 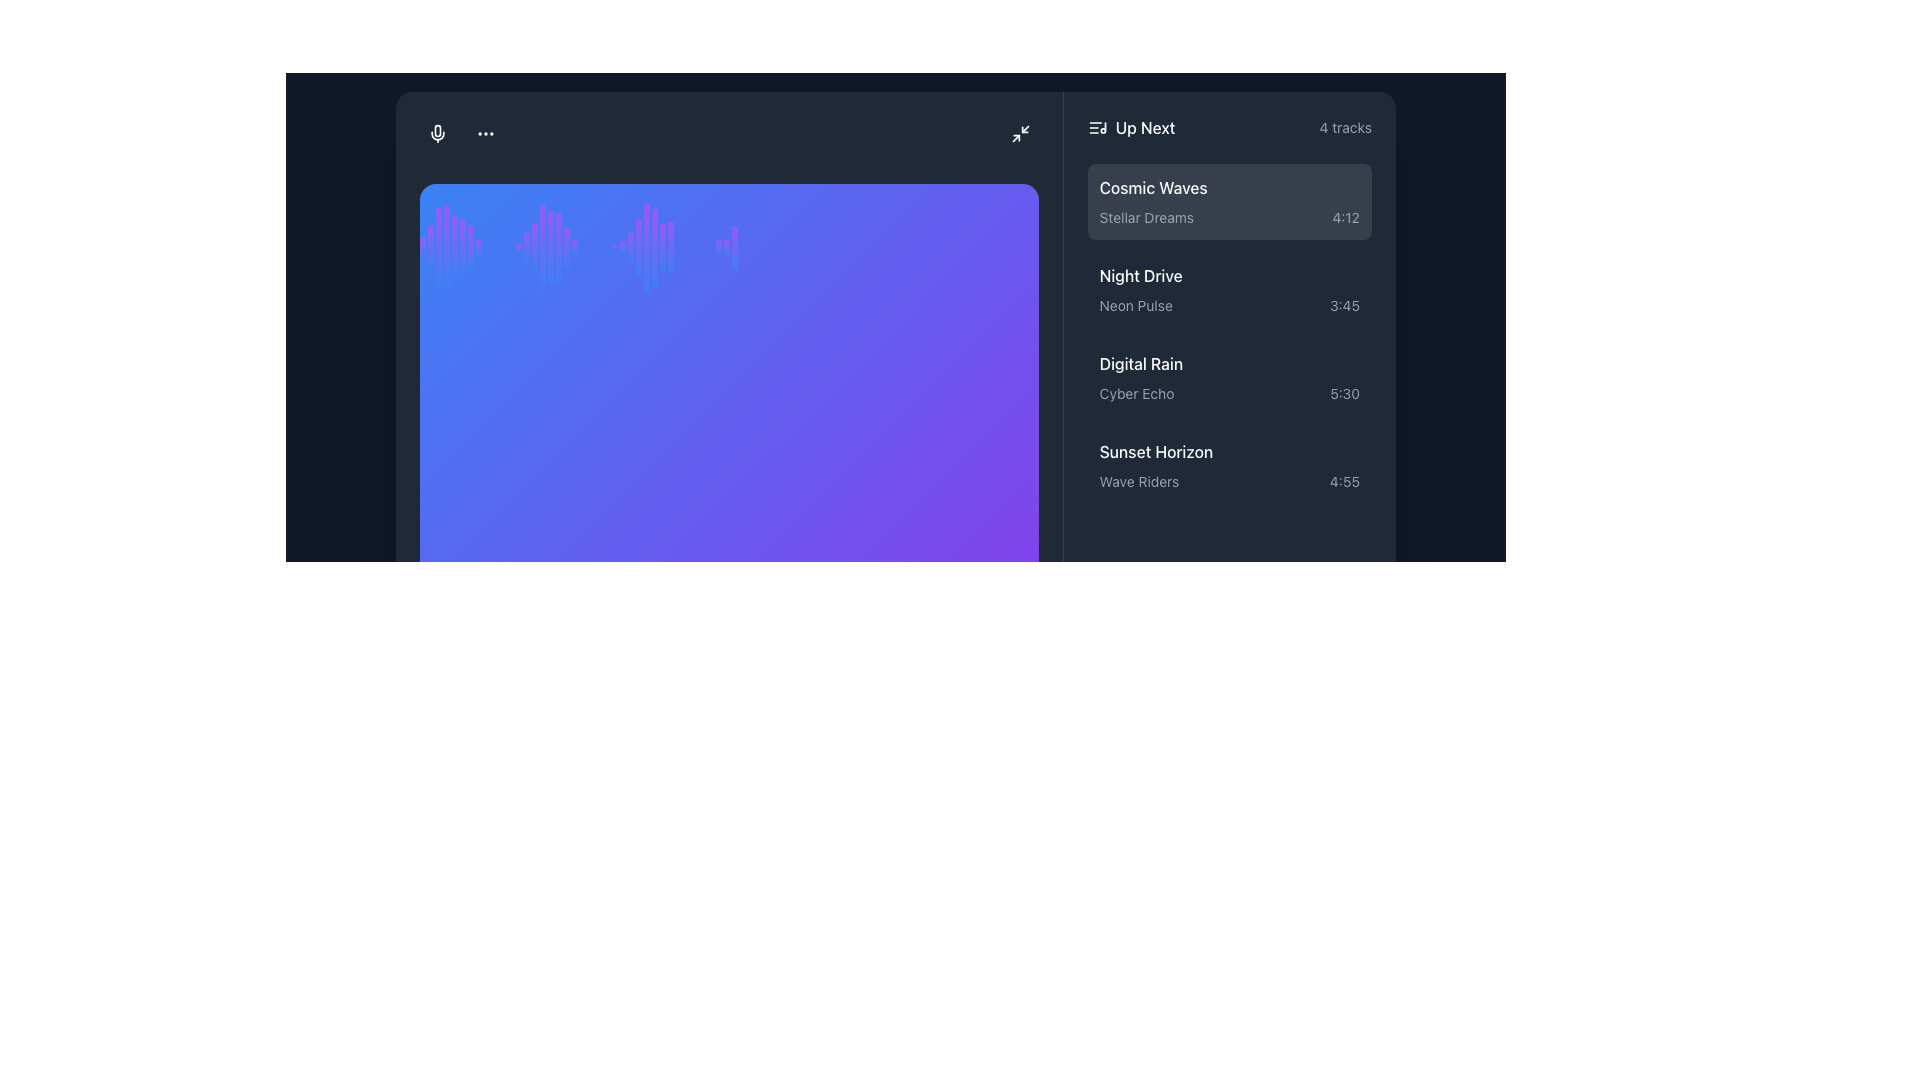 I want to click on the sixteenth waveform bar in the waveform display, which visually represents data amplitude, so click(x=542, y=245).